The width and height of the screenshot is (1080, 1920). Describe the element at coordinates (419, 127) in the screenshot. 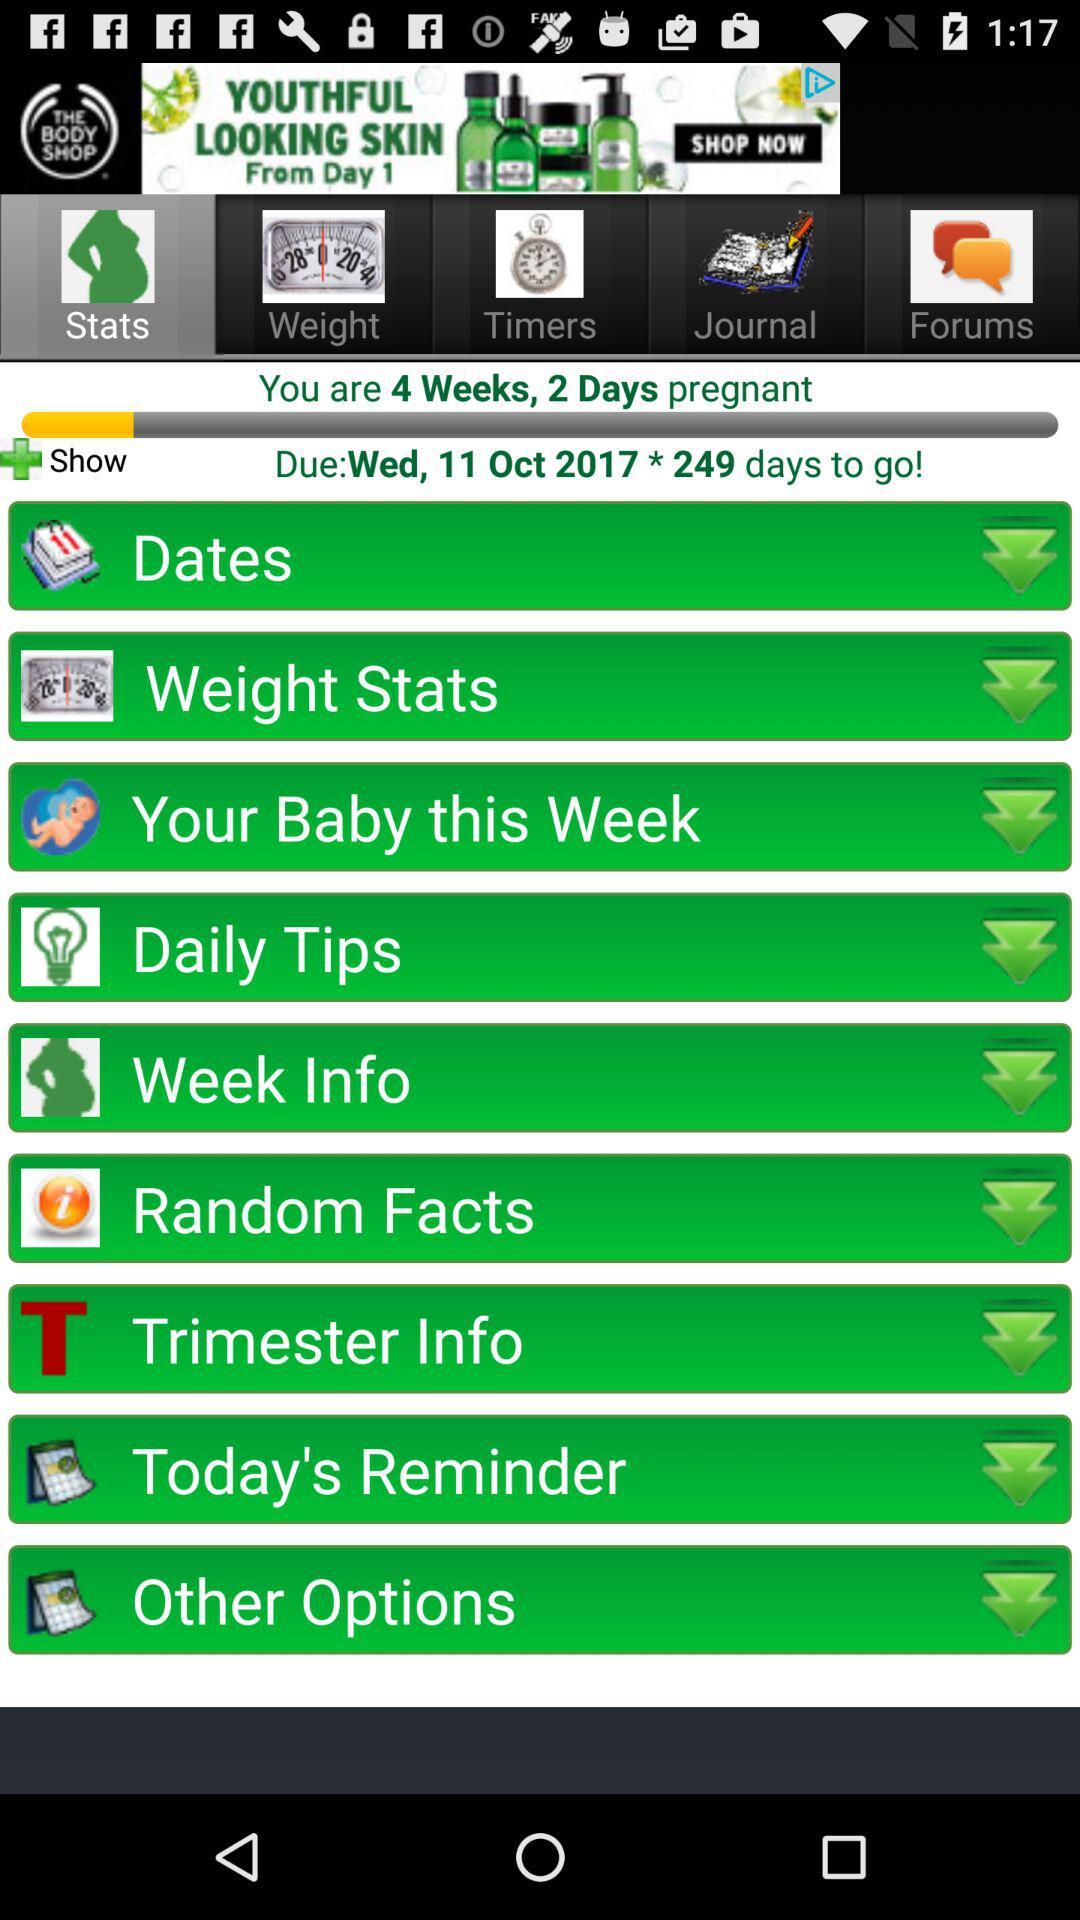

I see `advertisement banner` at that location.